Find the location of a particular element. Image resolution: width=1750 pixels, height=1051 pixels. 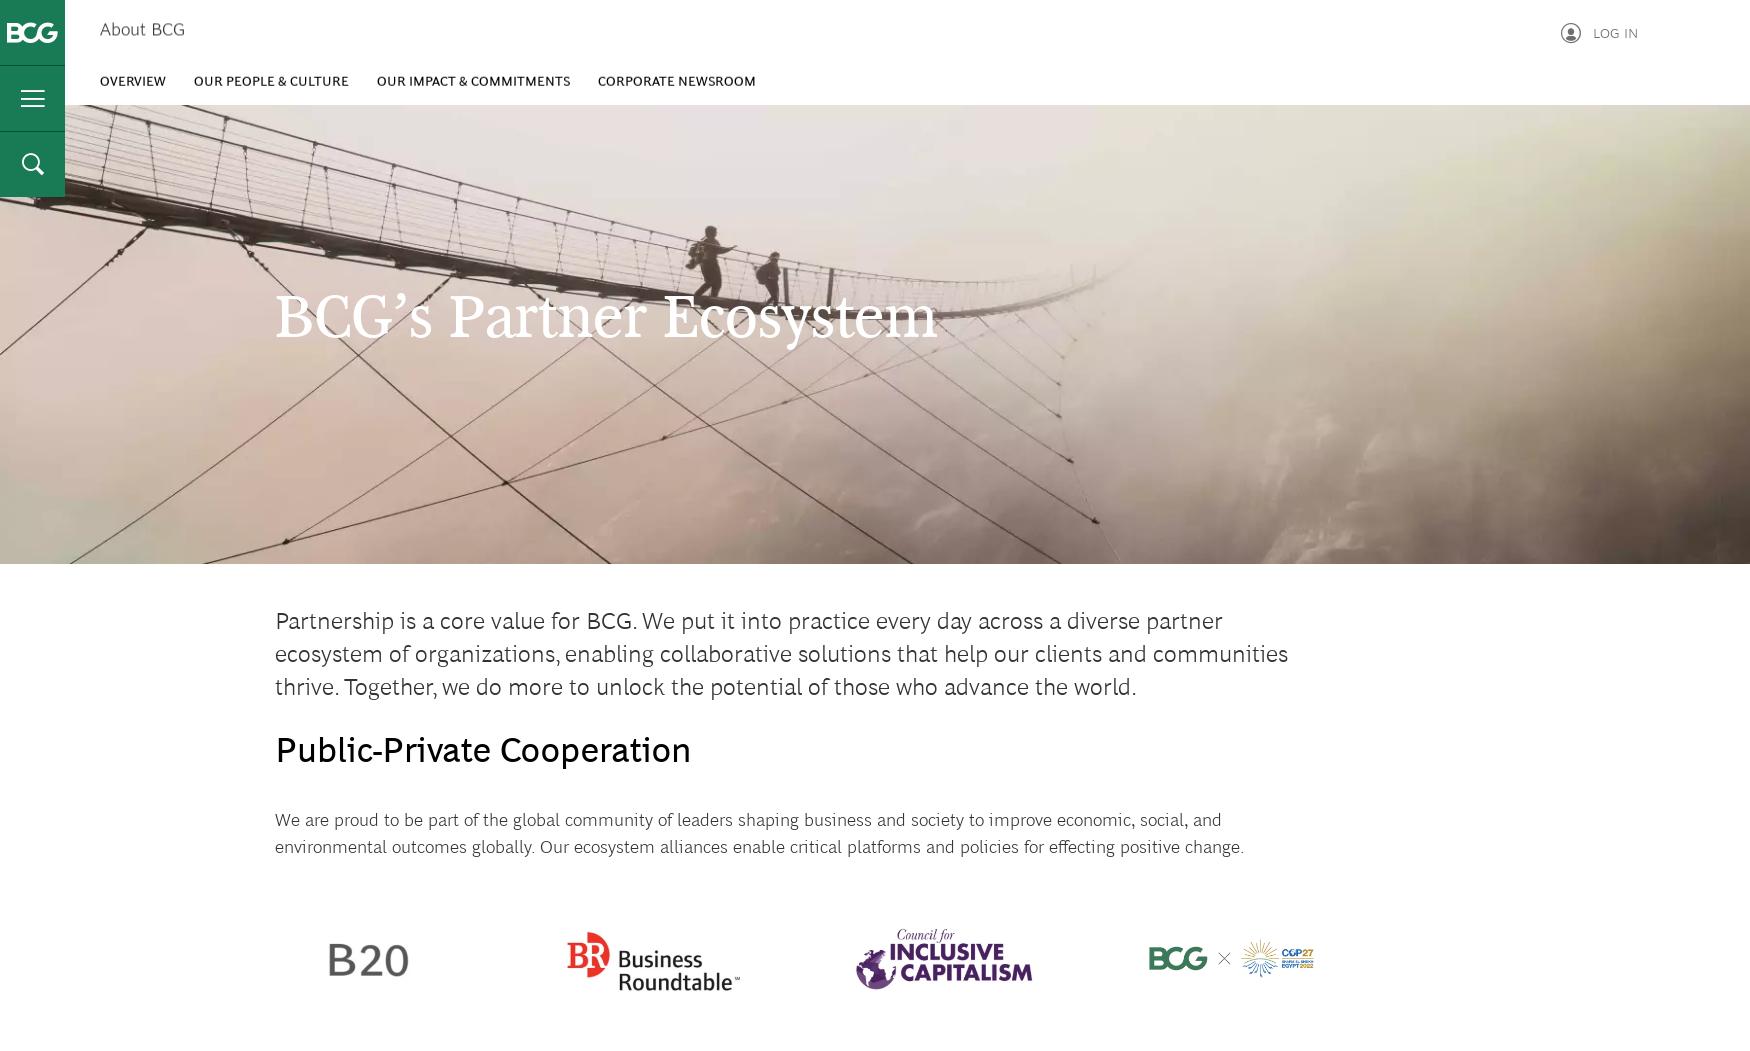

'Our Impact & Commitments' is located at coordinates (473, 90).